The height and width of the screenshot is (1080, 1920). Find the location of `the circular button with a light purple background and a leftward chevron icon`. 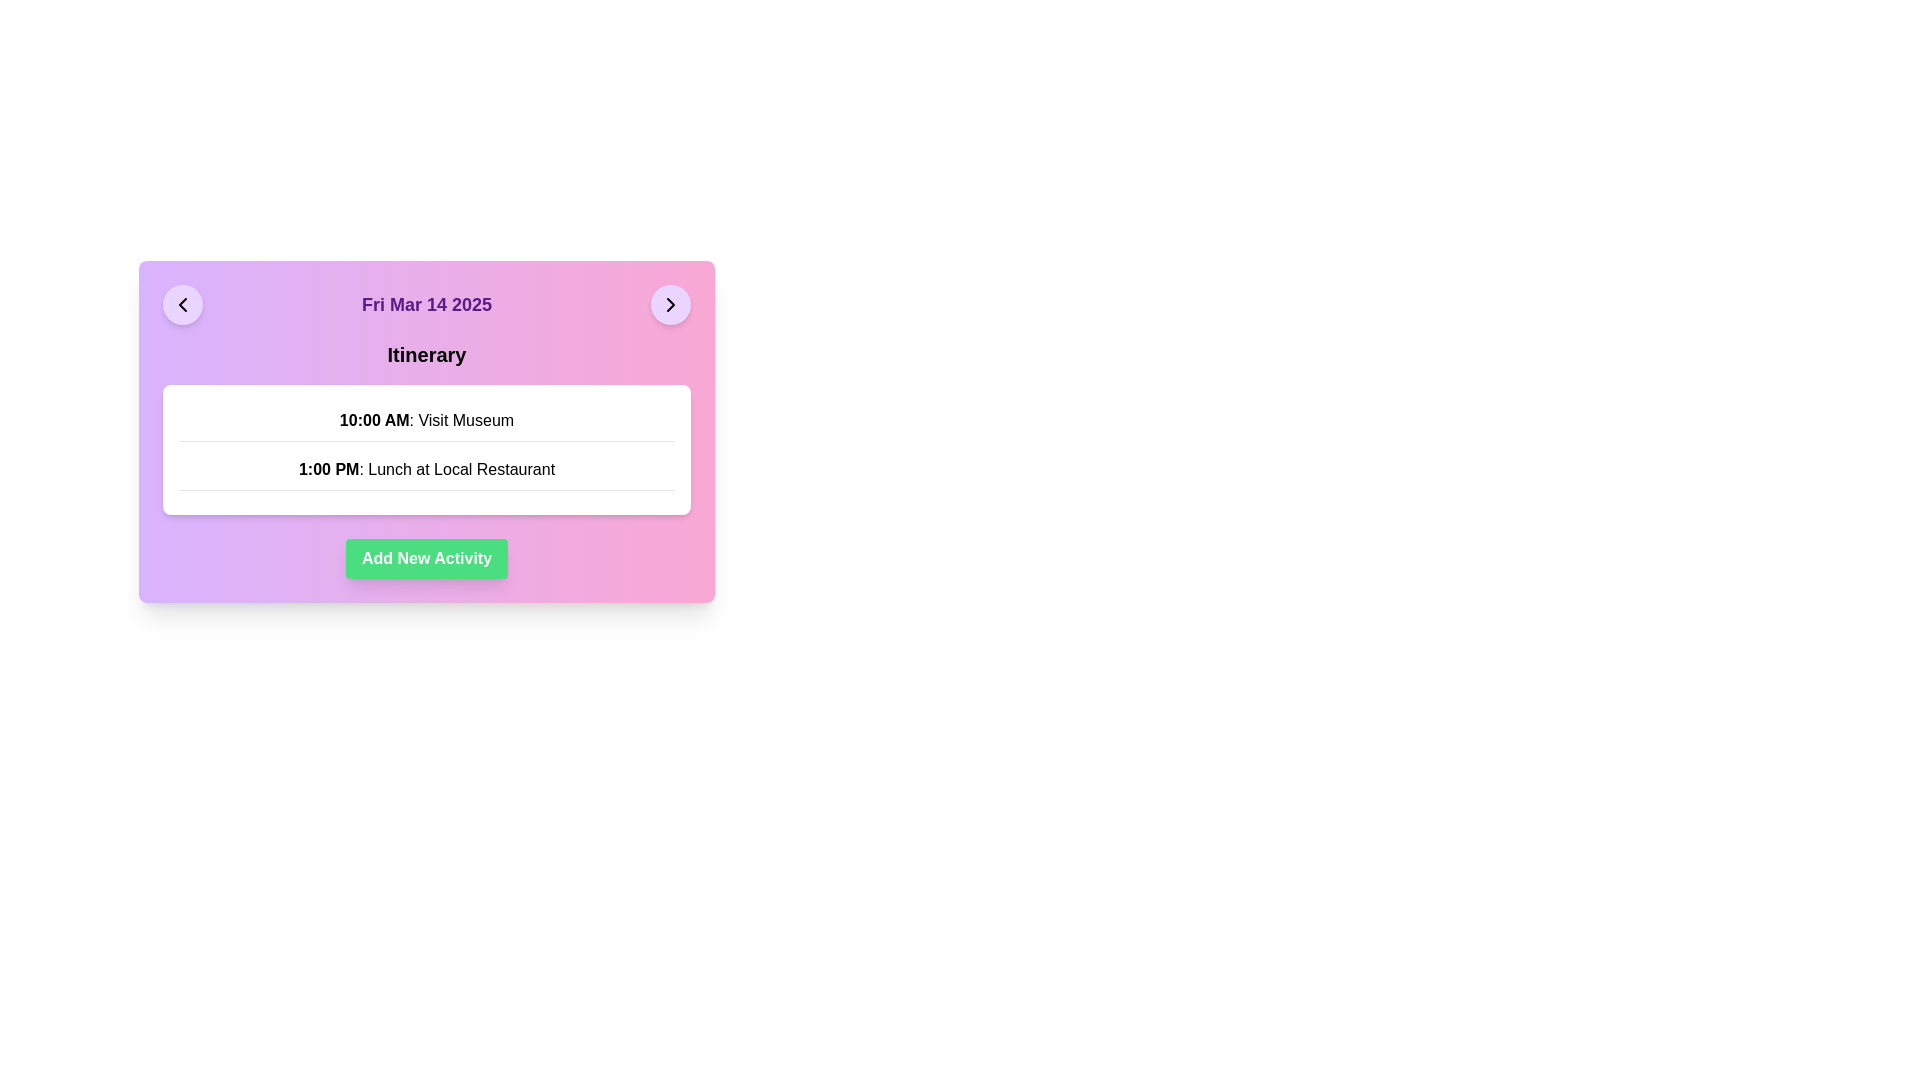

the circular button with a light purple background and a leftward chevron icon is located at coordinates (182, 304).